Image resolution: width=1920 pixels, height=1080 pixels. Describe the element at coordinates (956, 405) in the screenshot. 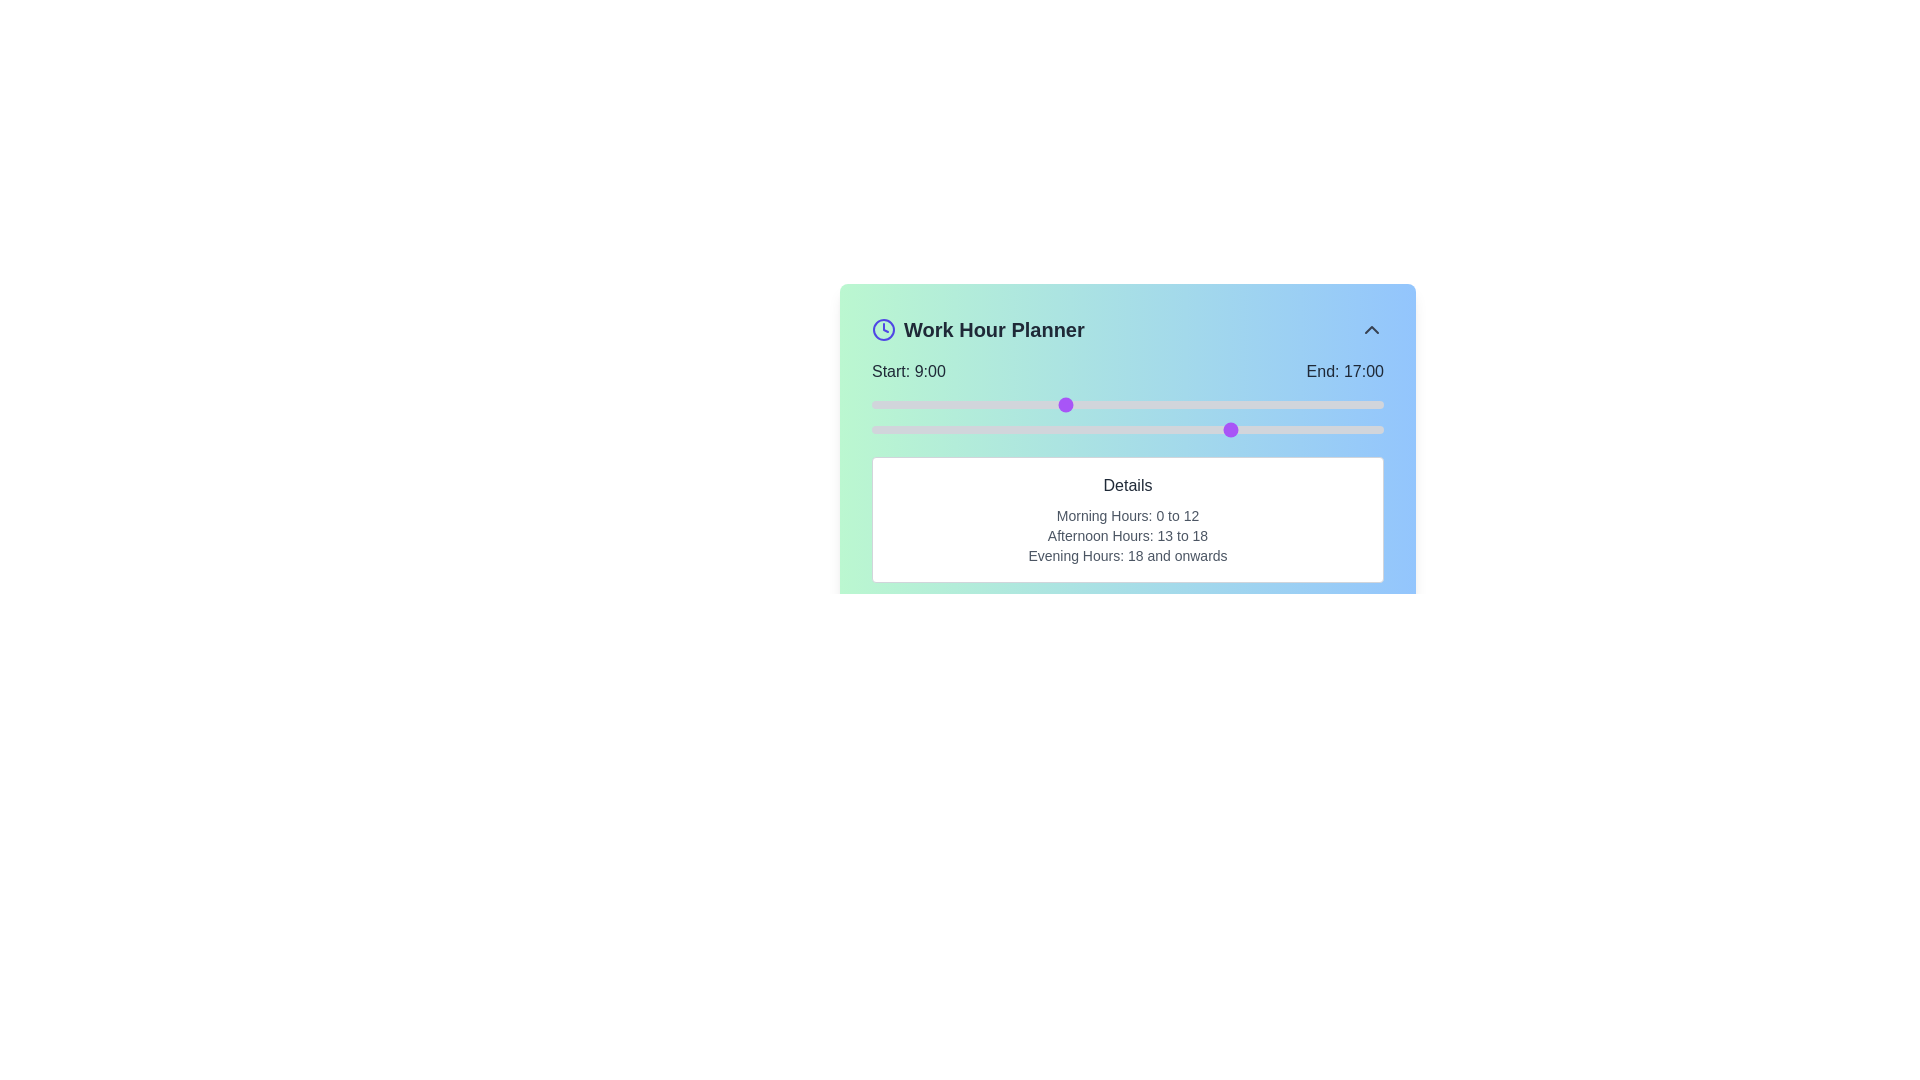

I see `the start time to 4 hours using the left slider` at that location.